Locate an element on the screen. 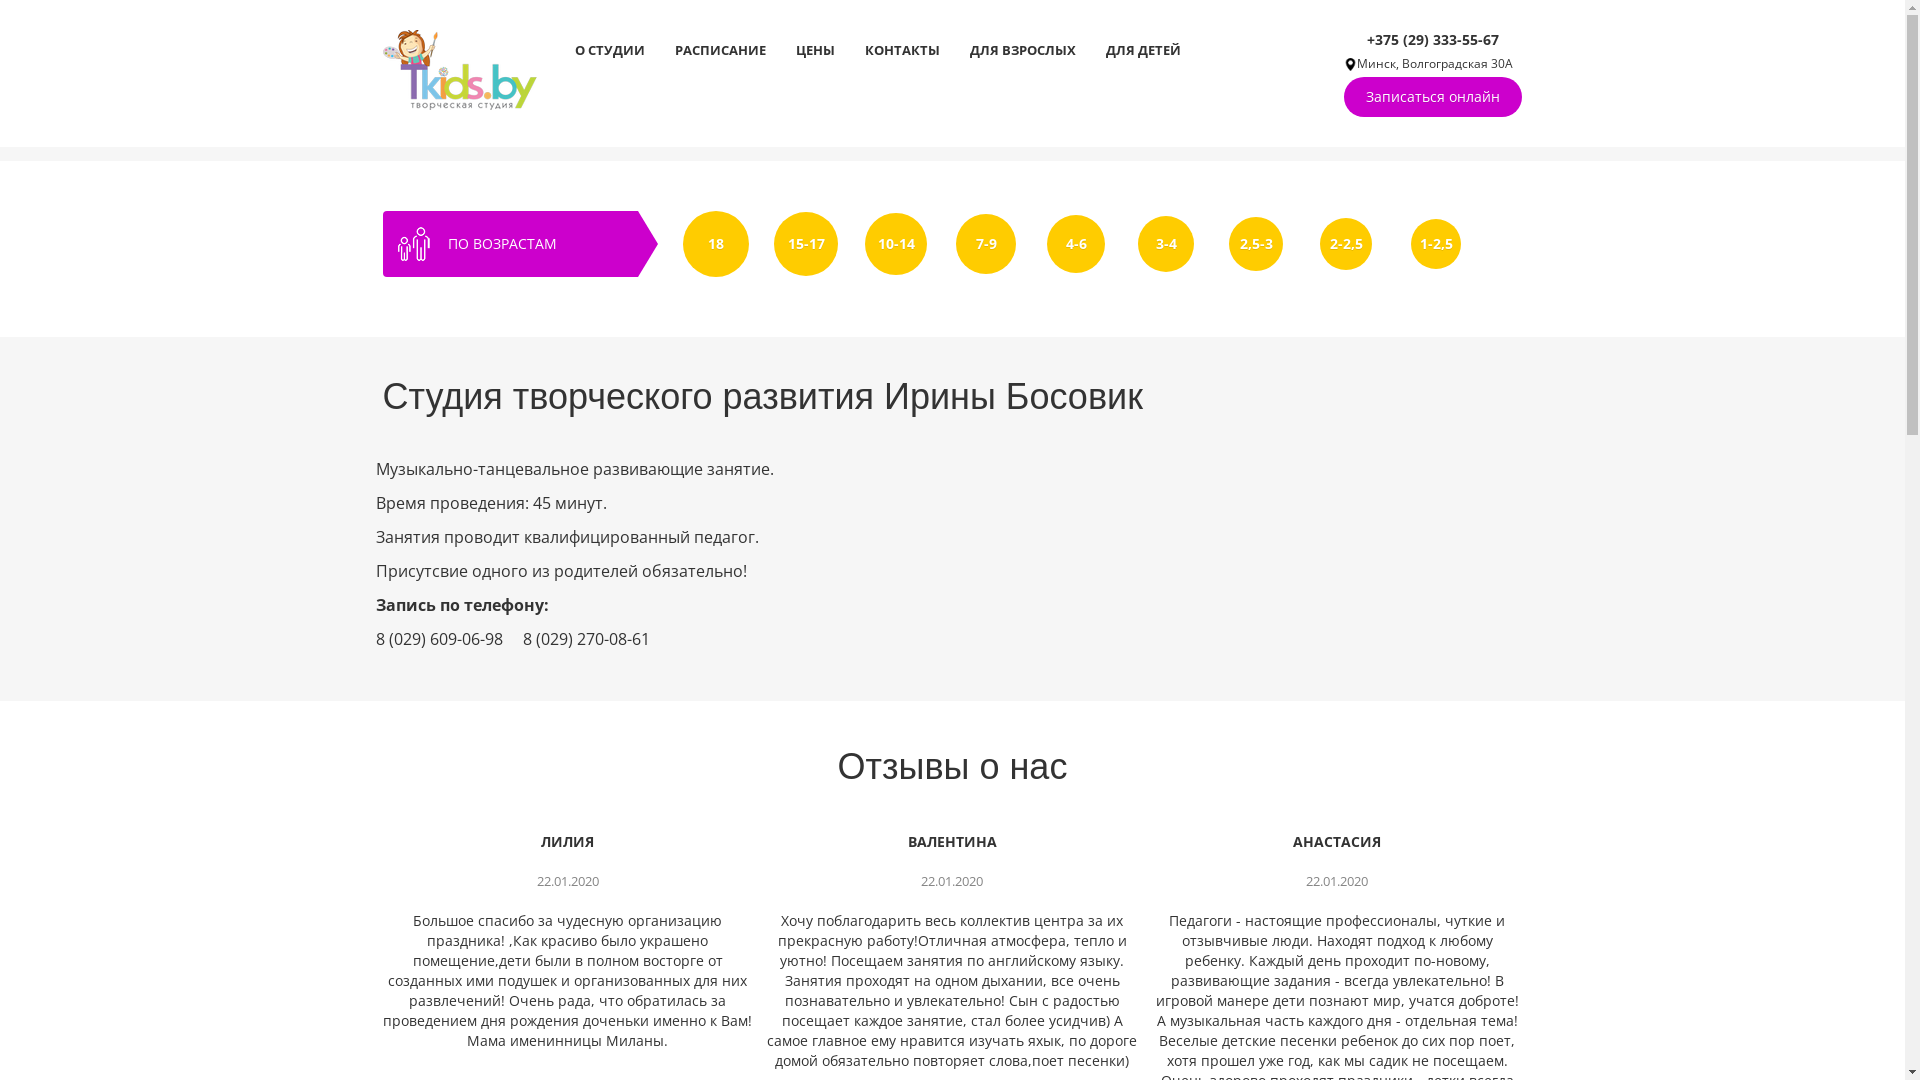  '3-4' is located at coordinates (1166, 242).